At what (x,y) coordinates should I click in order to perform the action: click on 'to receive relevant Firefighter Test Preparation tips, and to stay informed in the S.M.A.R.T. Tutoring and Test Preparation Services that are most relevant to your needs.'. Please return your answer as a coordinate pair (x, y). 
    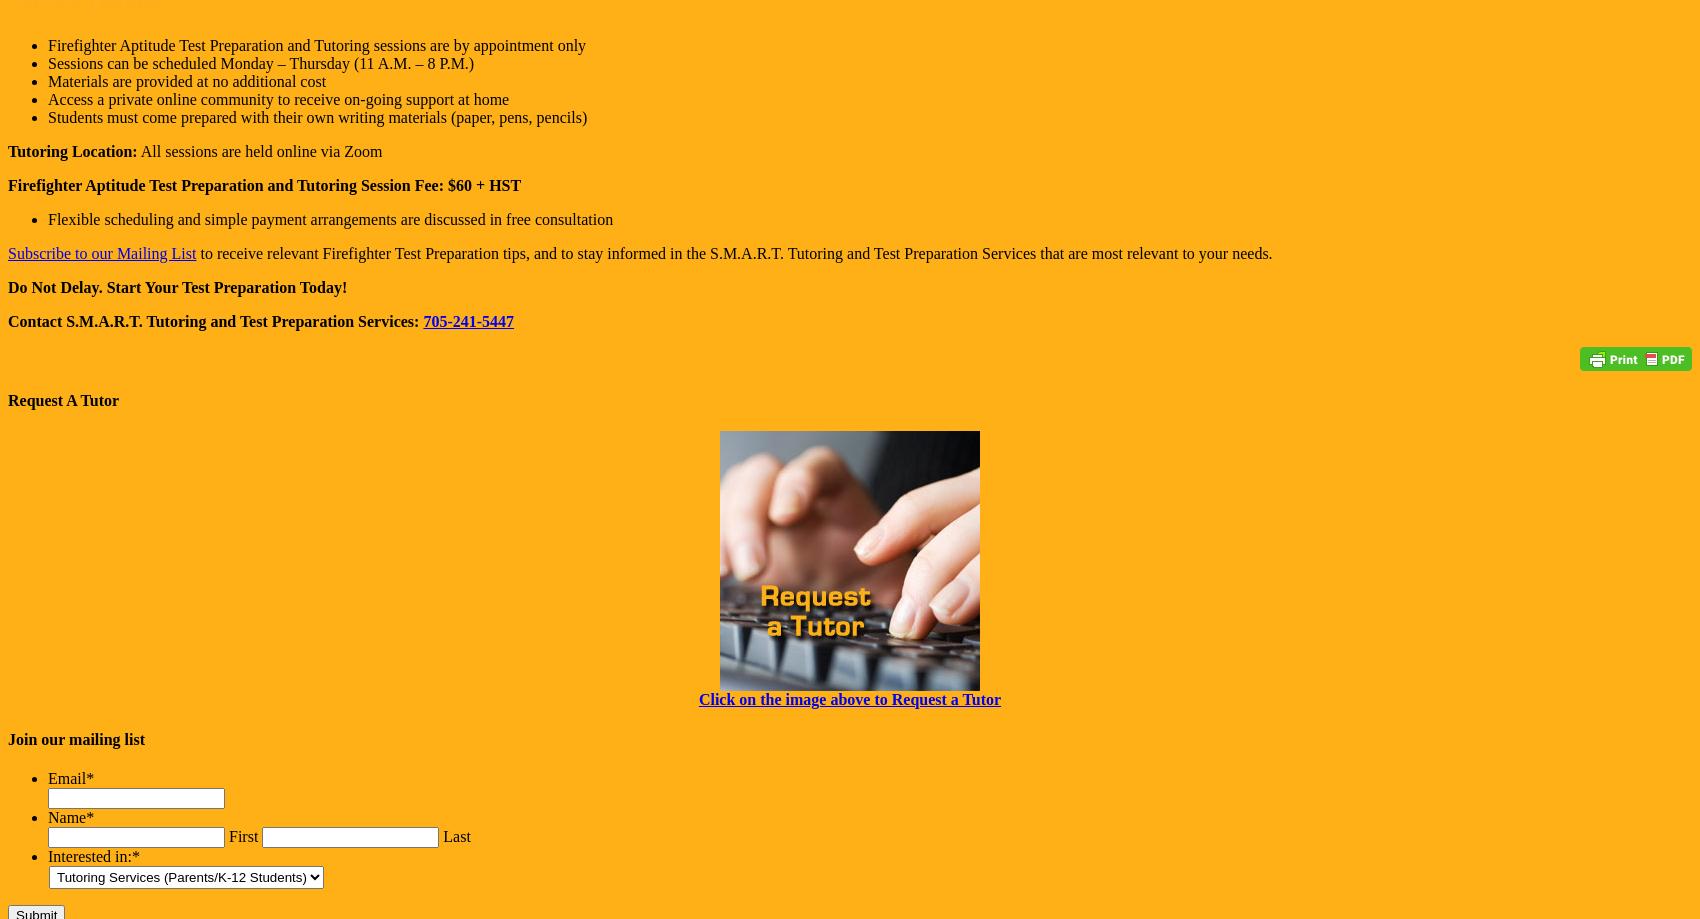
    Looking at the image, I should click on (734, 252).